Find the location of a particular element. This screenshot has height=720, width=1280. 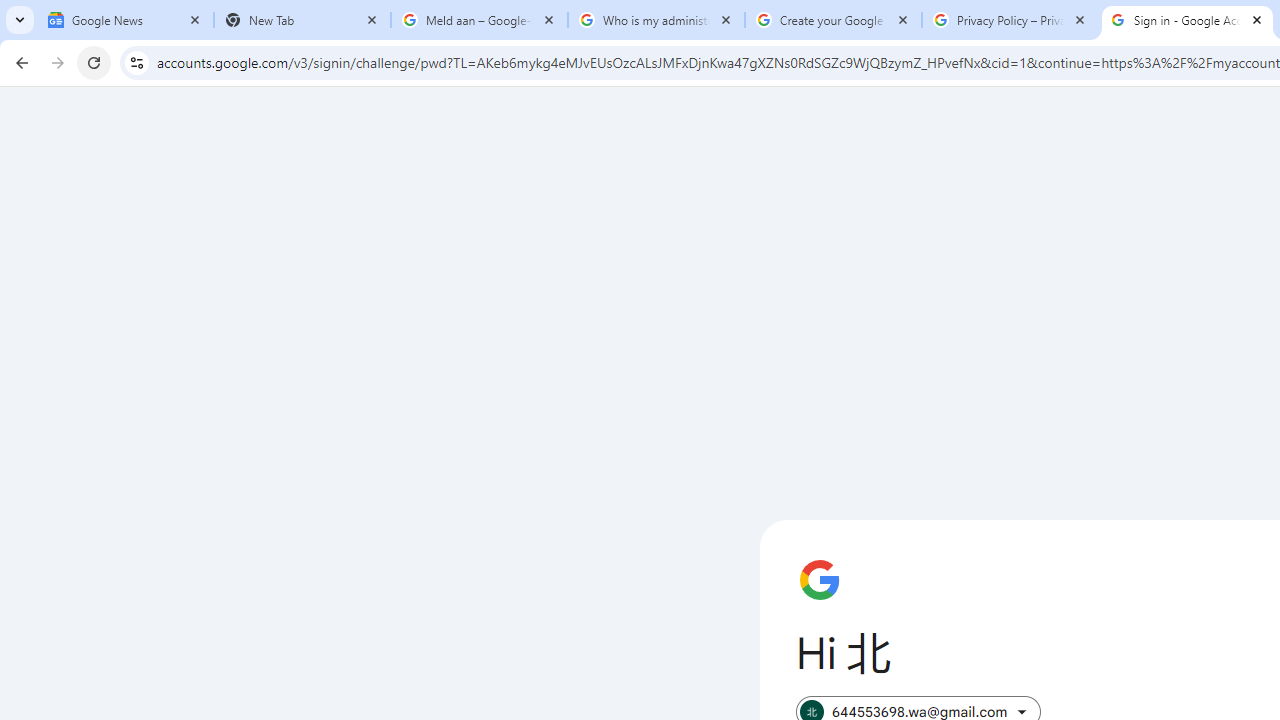

'Create your Google Account' is located at coordinates (833, 20).